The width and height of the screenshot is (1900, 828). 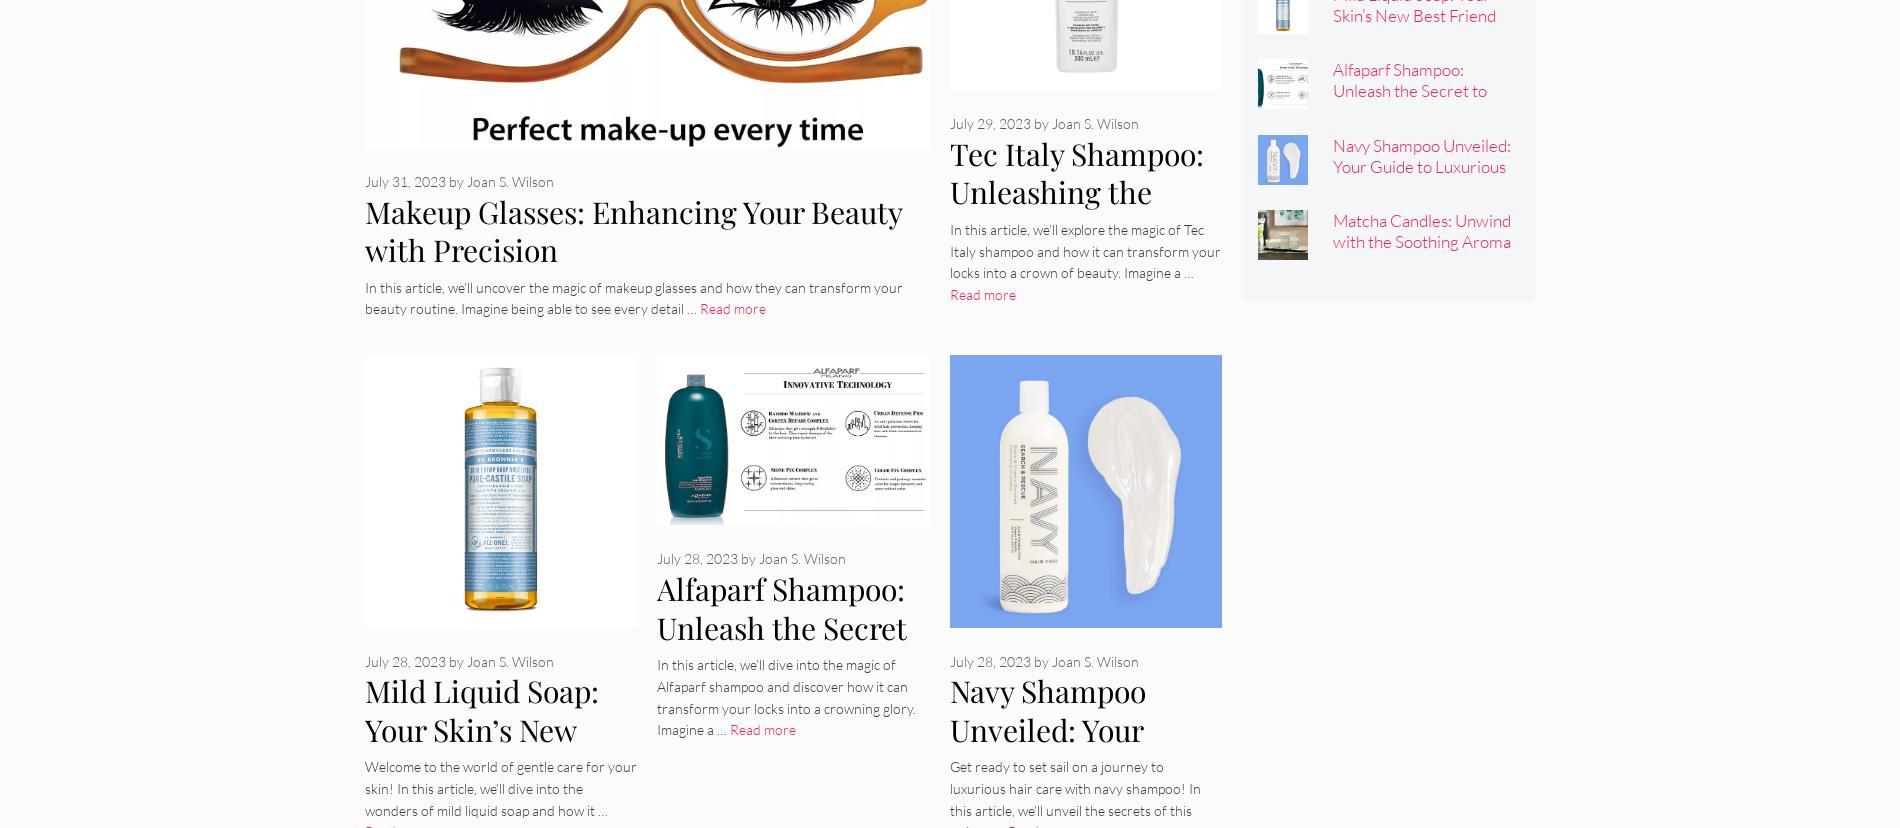 What do you see at coordinates (482, 728) in the screenshot?
I see `'Mild Liquid Soap: Your Skin’s New Best Friend'` at bounding box center [482, 728].